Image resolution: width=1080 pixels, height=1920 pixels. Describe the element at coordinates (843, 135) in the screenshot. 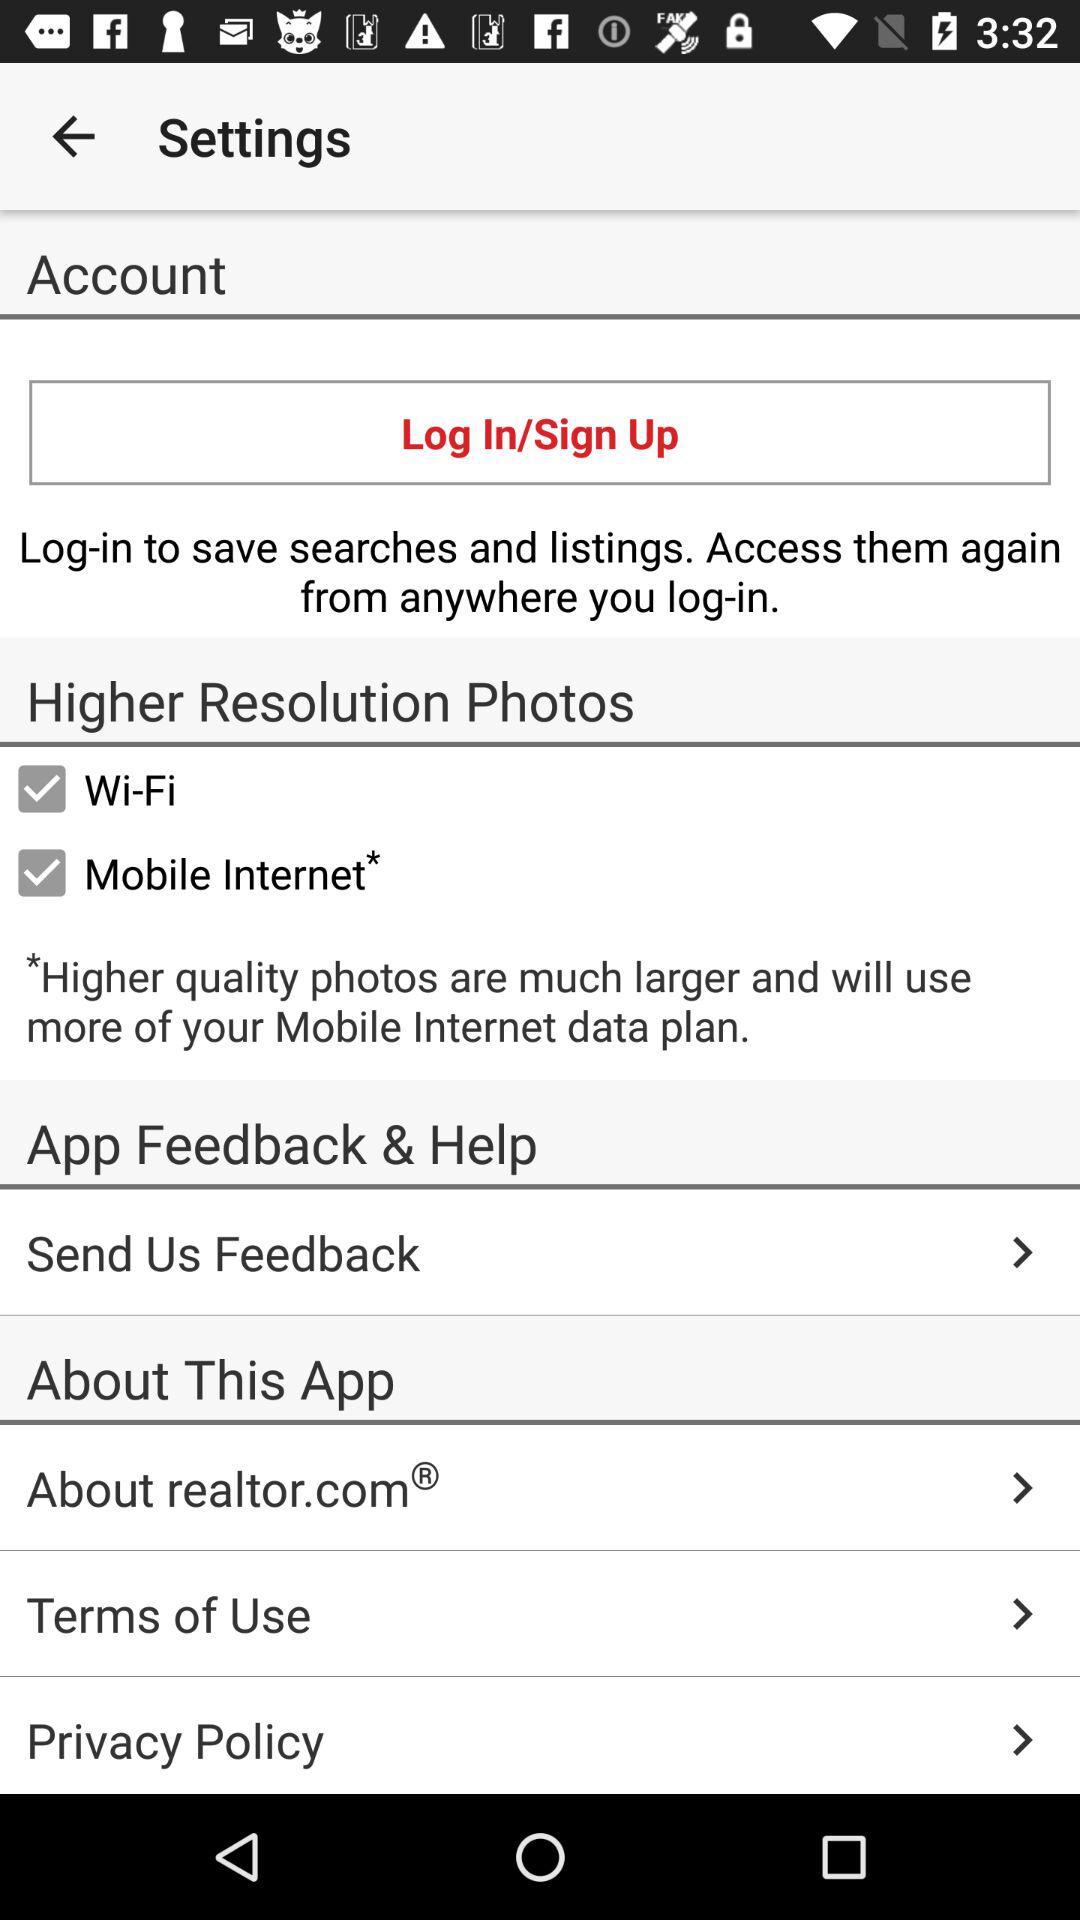

I see `the icon next to settings` at that location.